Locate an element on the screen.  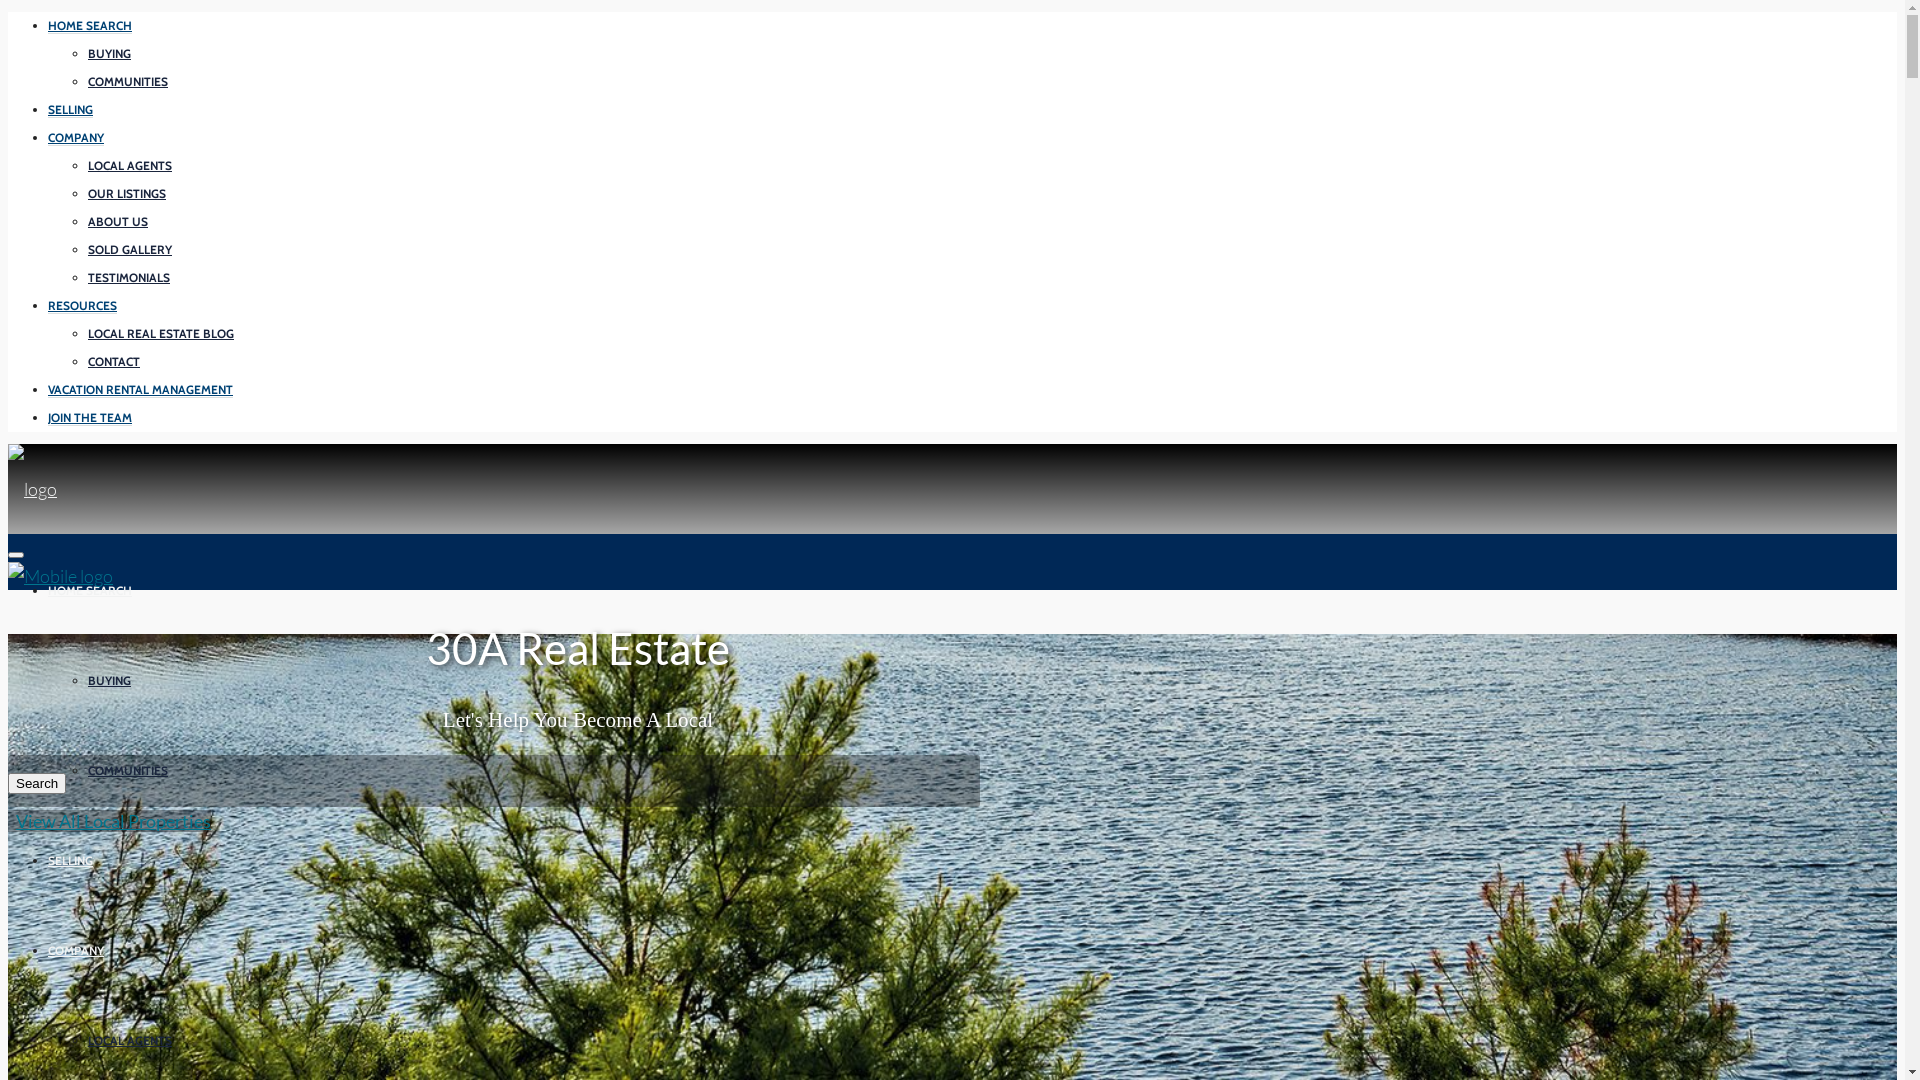
'BUYING' is located at coordinates (108, 53).